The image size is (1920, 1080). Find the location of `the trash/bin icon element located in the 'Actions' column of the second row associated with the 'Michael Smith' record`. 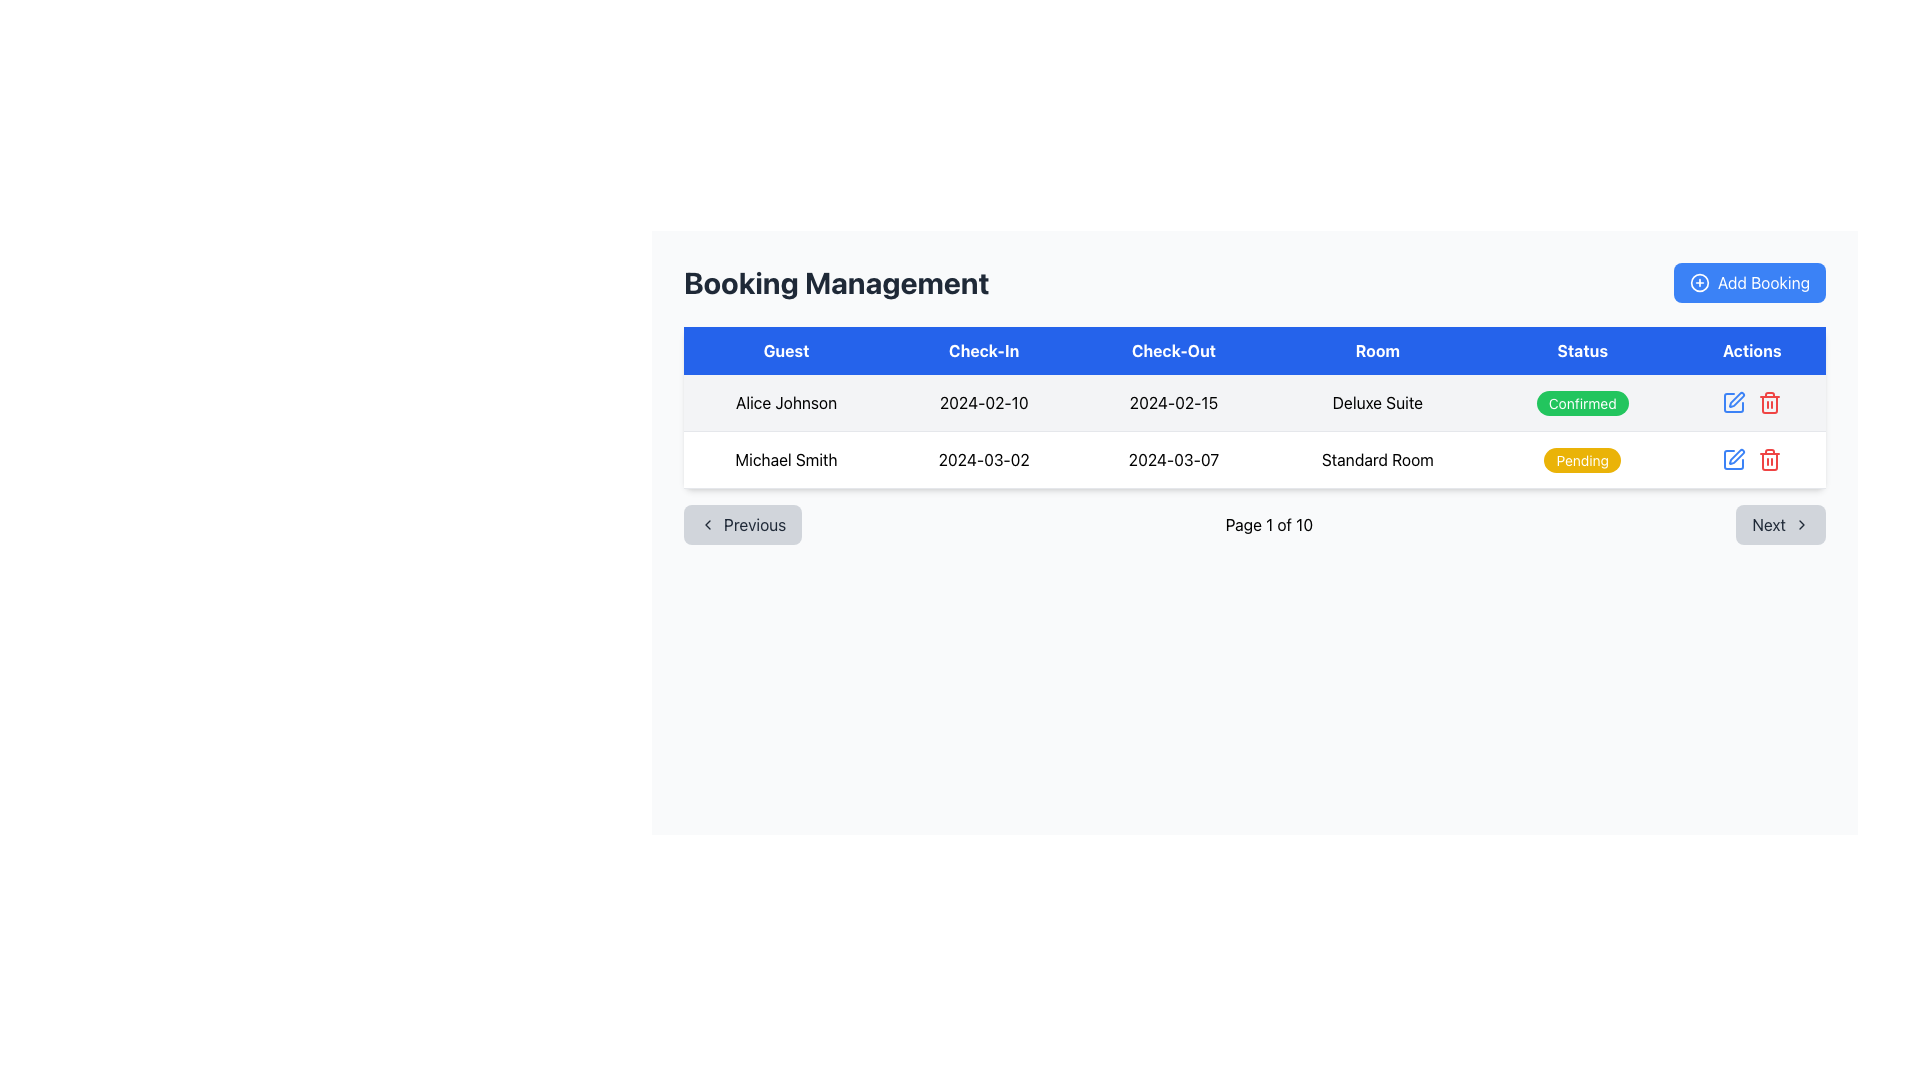

the trash/bin icon element located in the 'Actions' column of the second row associated with the 'Michael Smith' record is located at coordinates (1770, 462).